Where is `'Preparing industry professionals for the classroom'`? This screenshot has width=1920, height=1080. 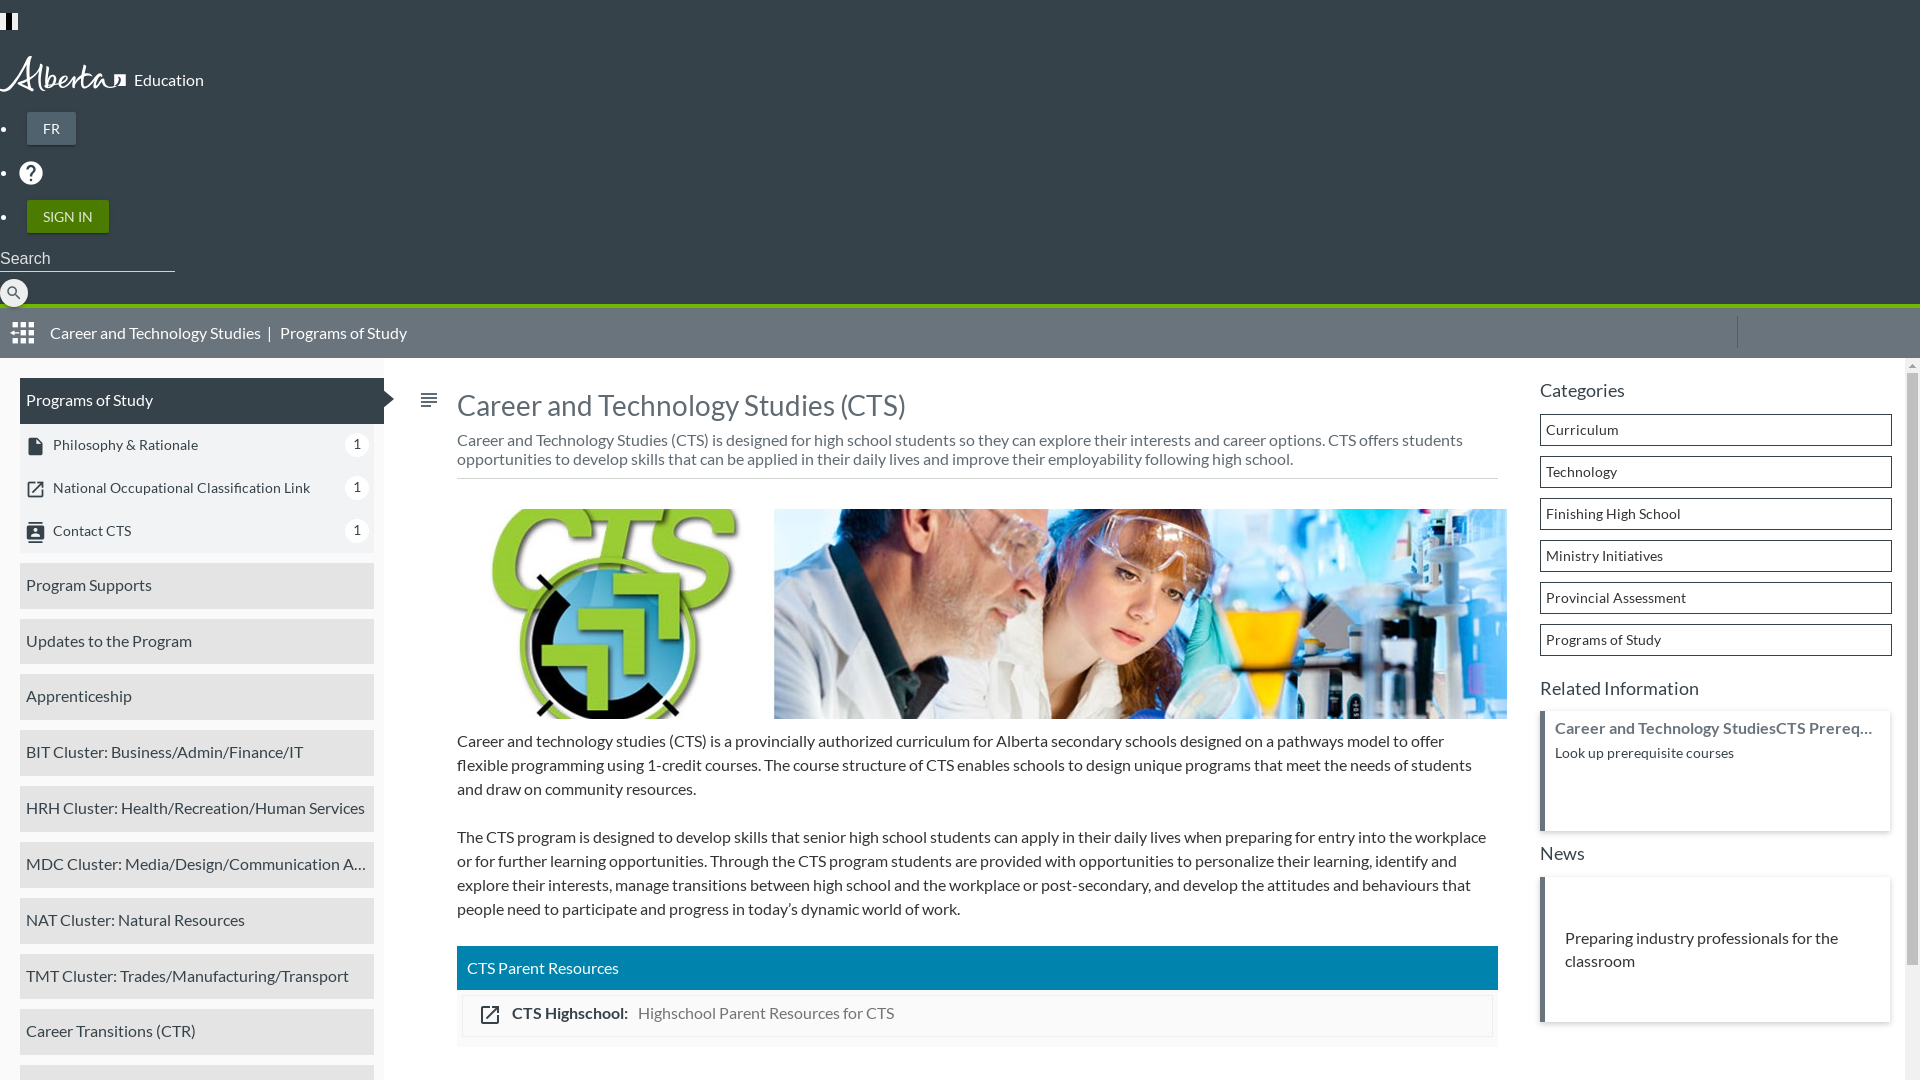 'Preparing industry professionals for the classroom' is located at coordinates (1713, 948).